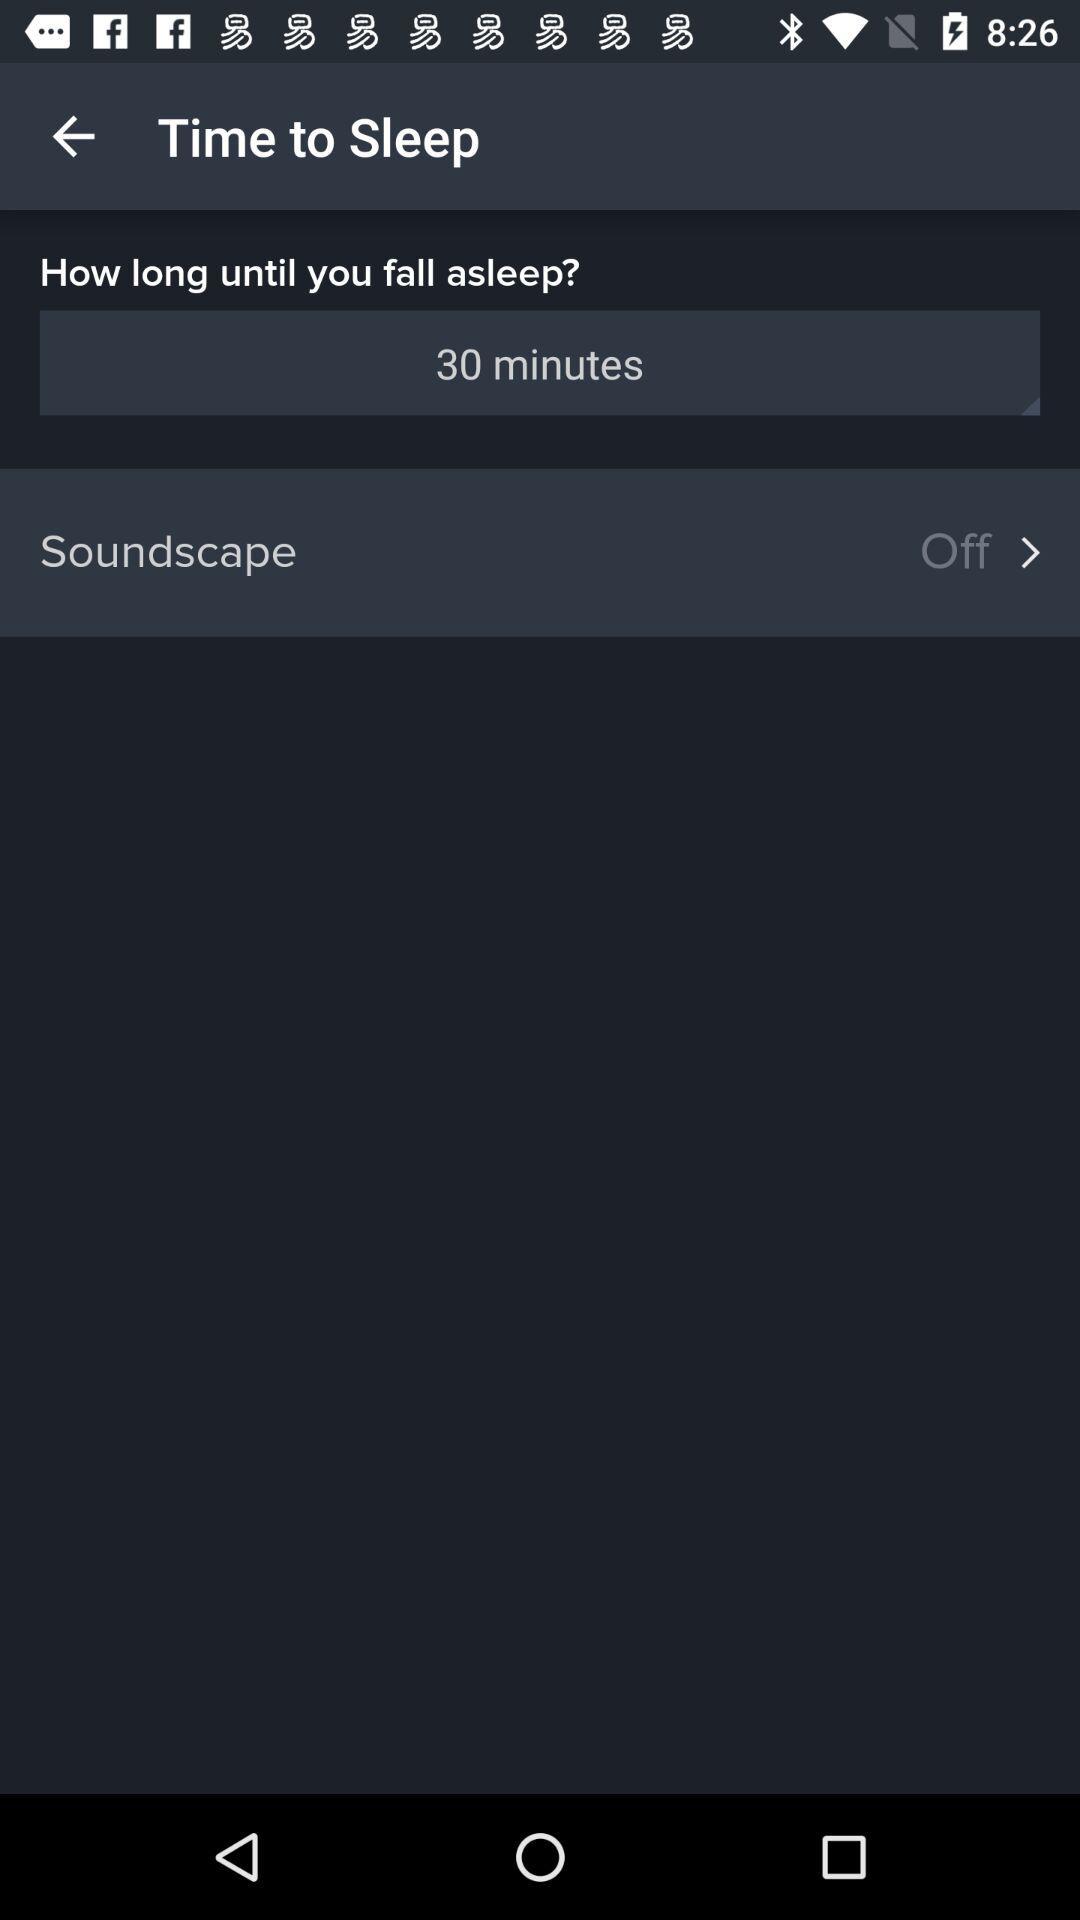 Image resolution: width=1080 pixels, height=1920 pixels. Describe the element at coordinates (72, 135) in the screenshot. I see `the icon to the left of time to sleep` at that location.